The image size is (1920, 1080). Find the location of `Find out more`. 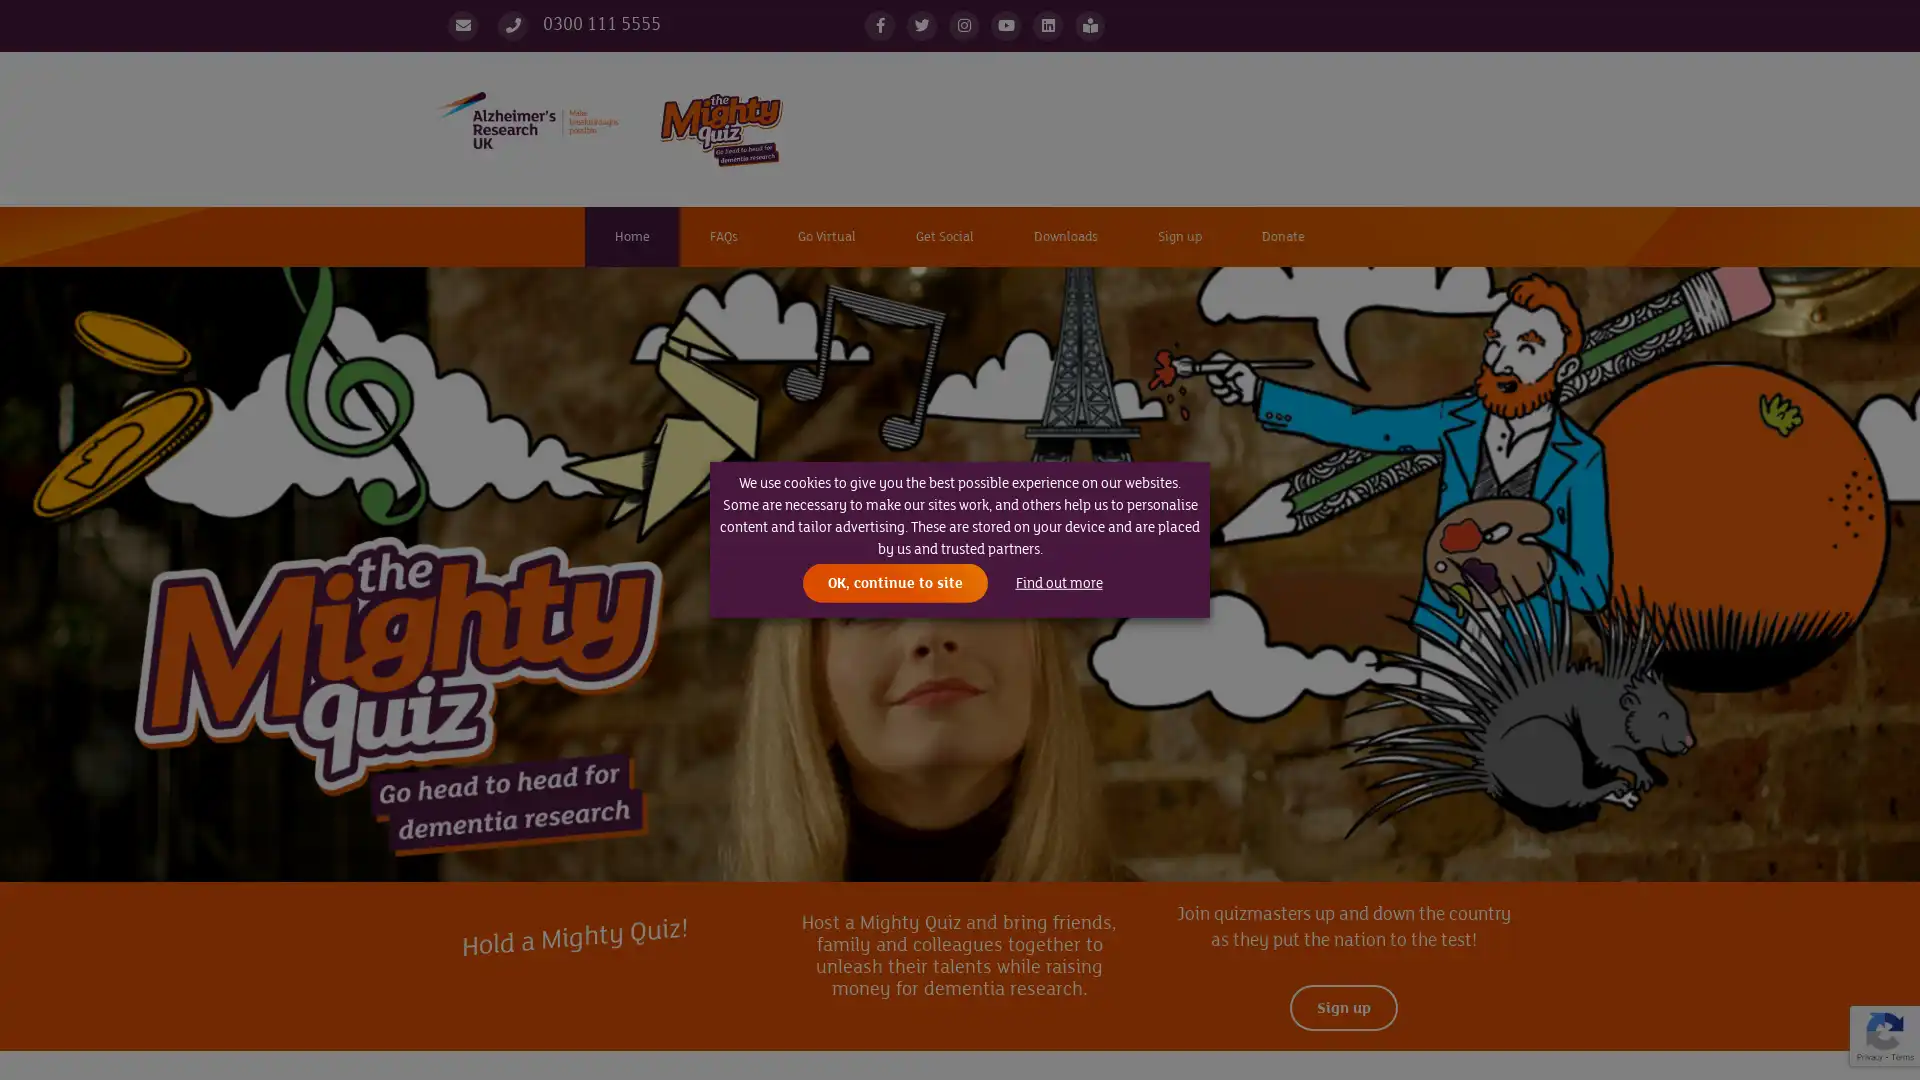

Find out more is located at coordinates (1057, 583).